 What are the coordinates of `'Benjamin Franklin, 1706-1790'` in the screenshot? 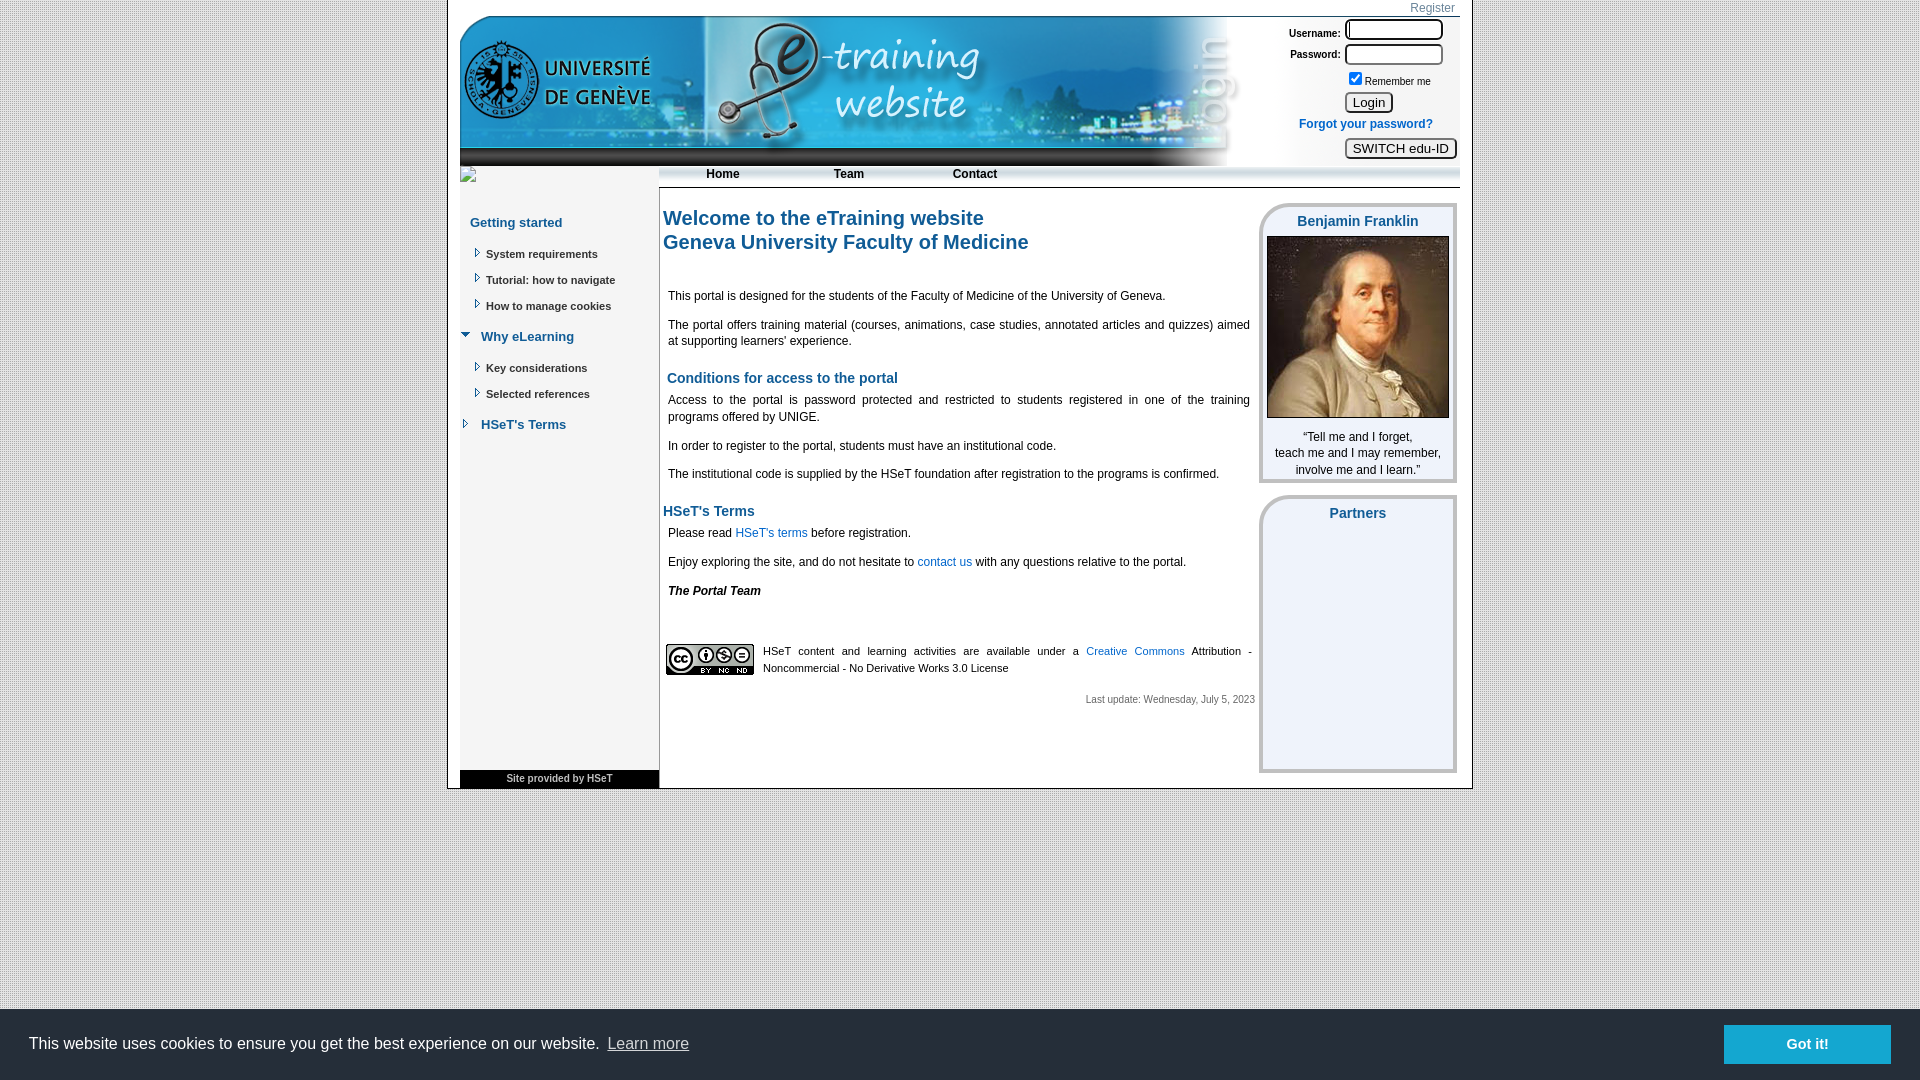 It's located at (1358, 326).